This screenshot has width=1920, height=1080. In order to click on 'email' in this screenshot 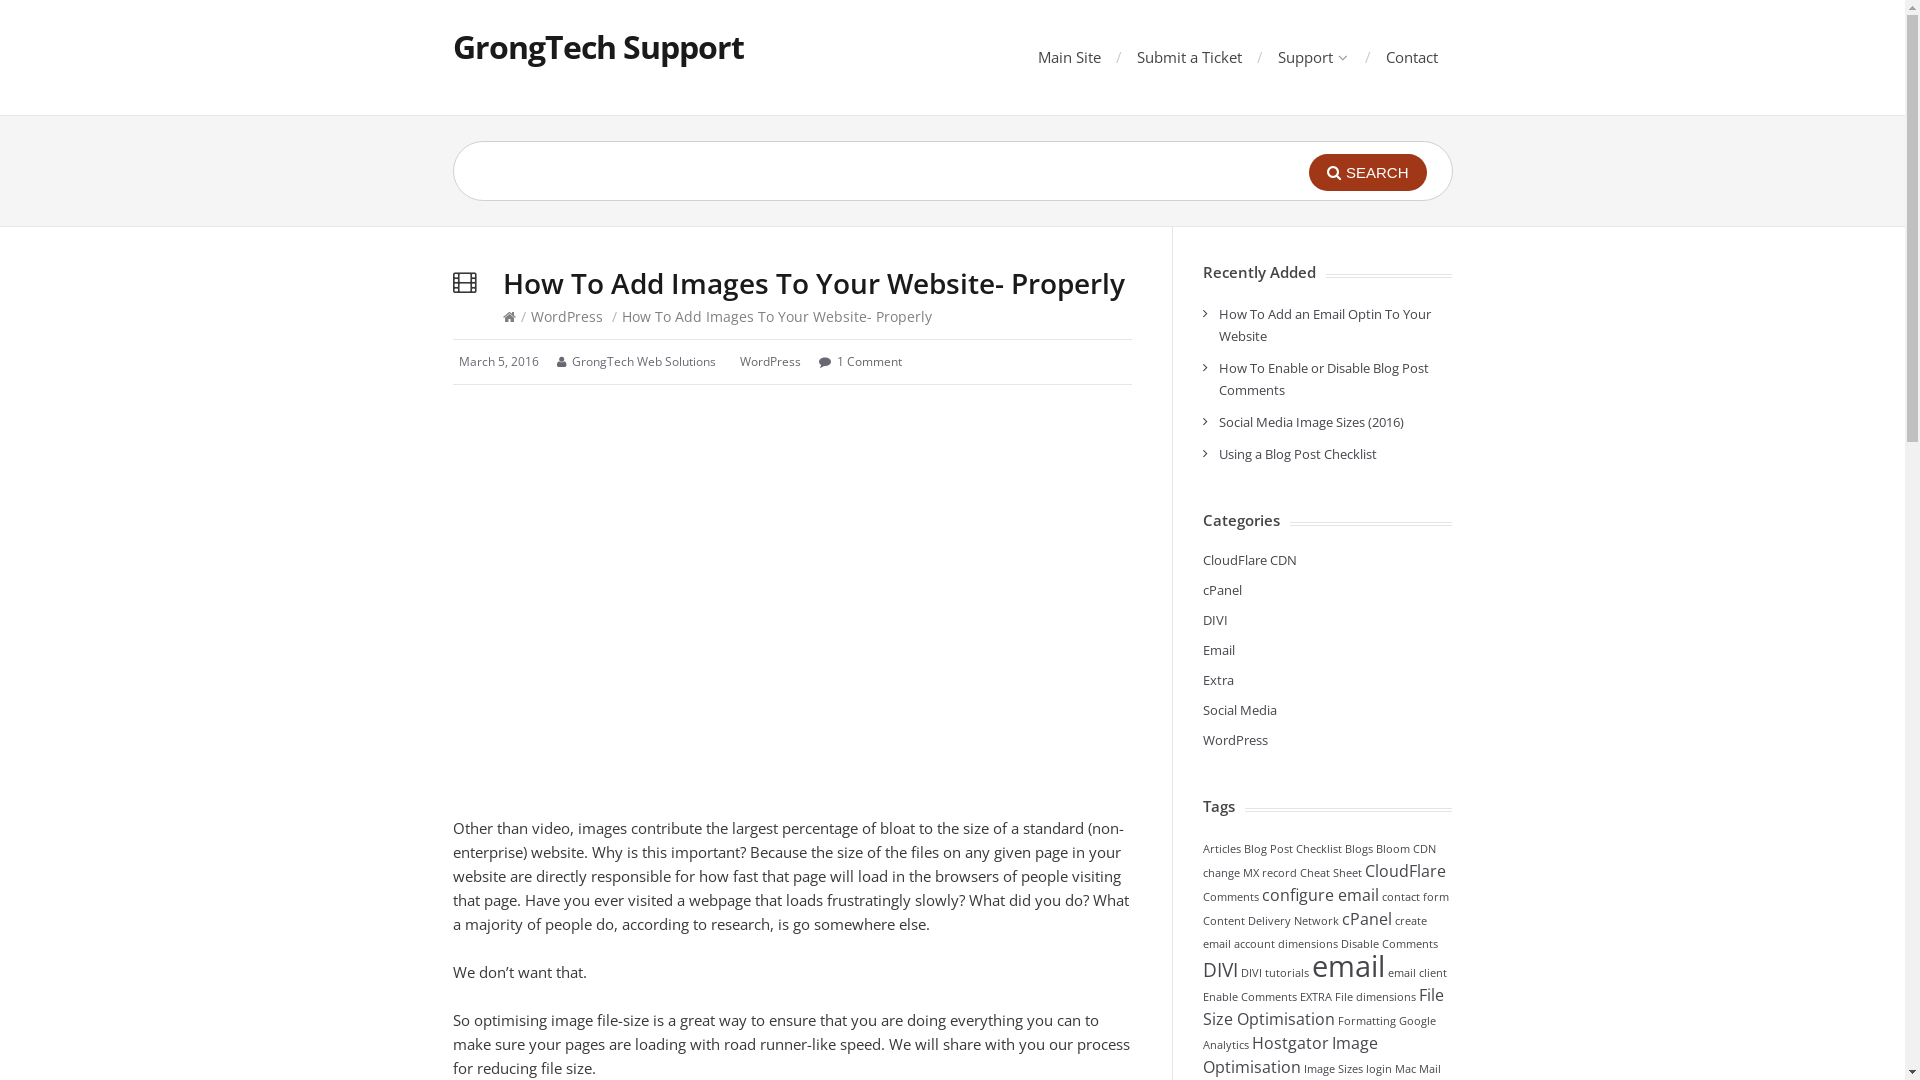, I will do `click(1348, 964)`.